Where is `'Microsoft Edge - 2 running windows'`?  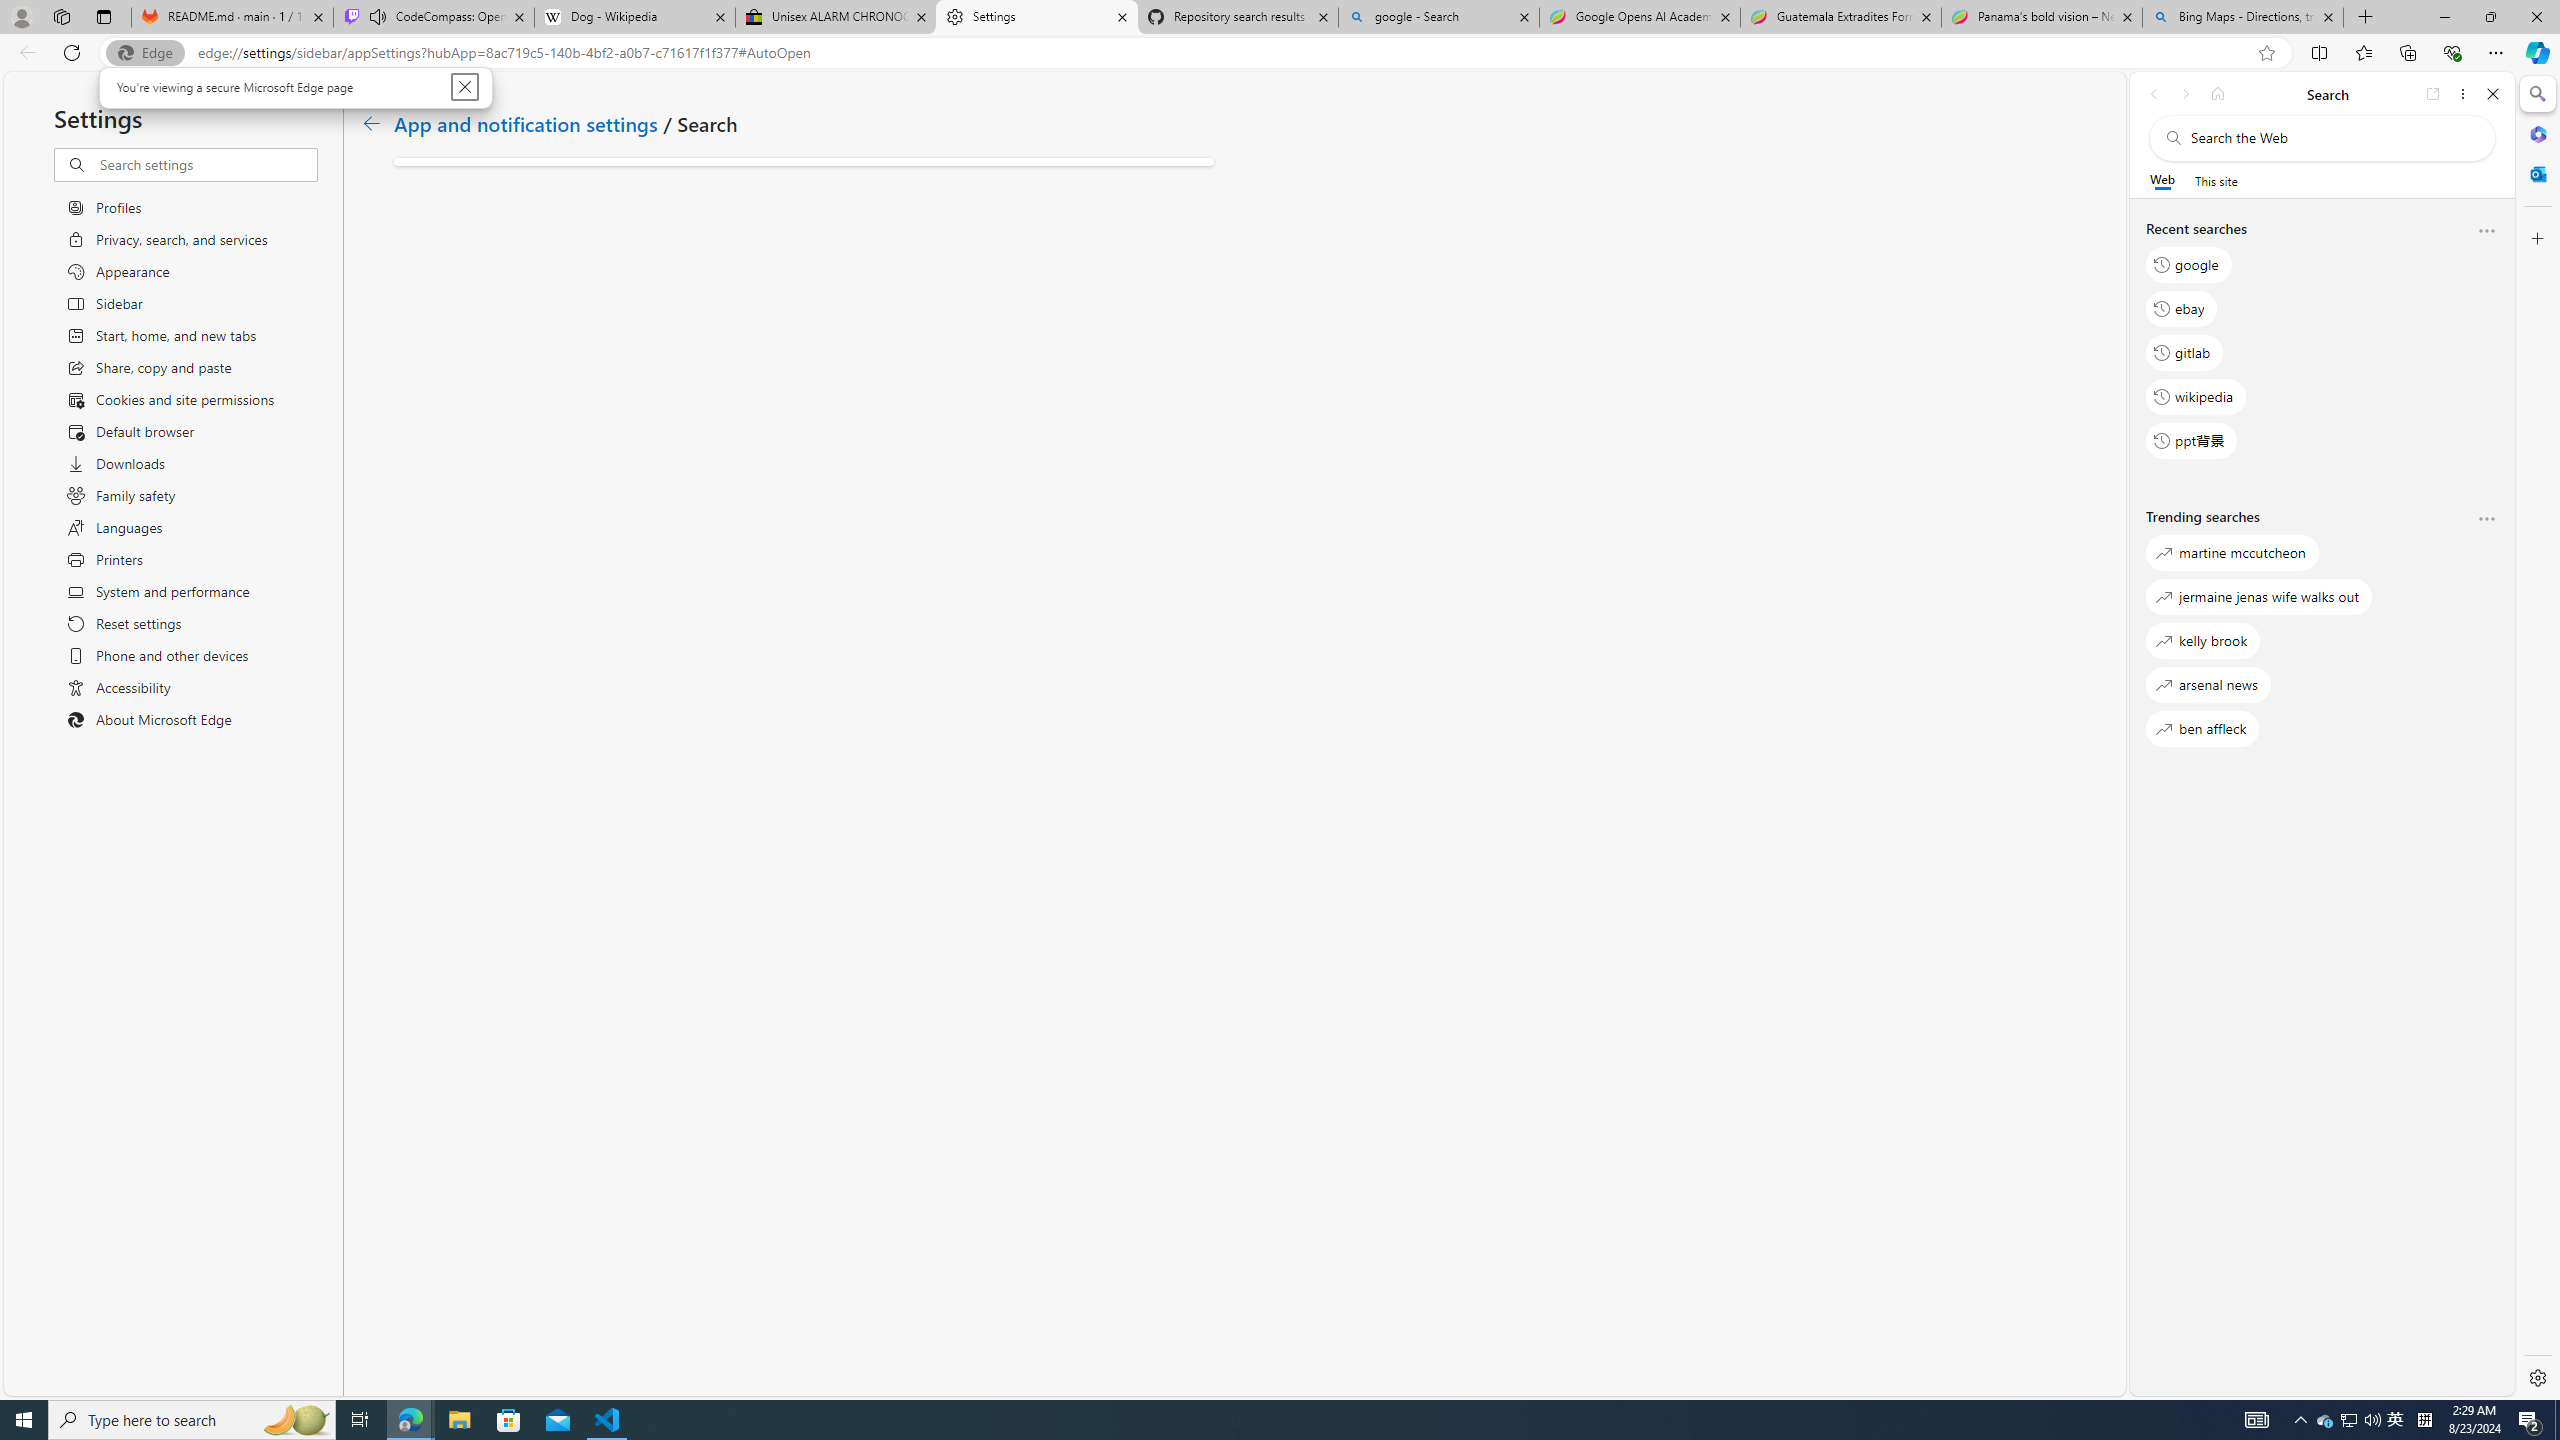 'Microsoft Edge - 2 running windows' is located at coordinates (409, 1418).